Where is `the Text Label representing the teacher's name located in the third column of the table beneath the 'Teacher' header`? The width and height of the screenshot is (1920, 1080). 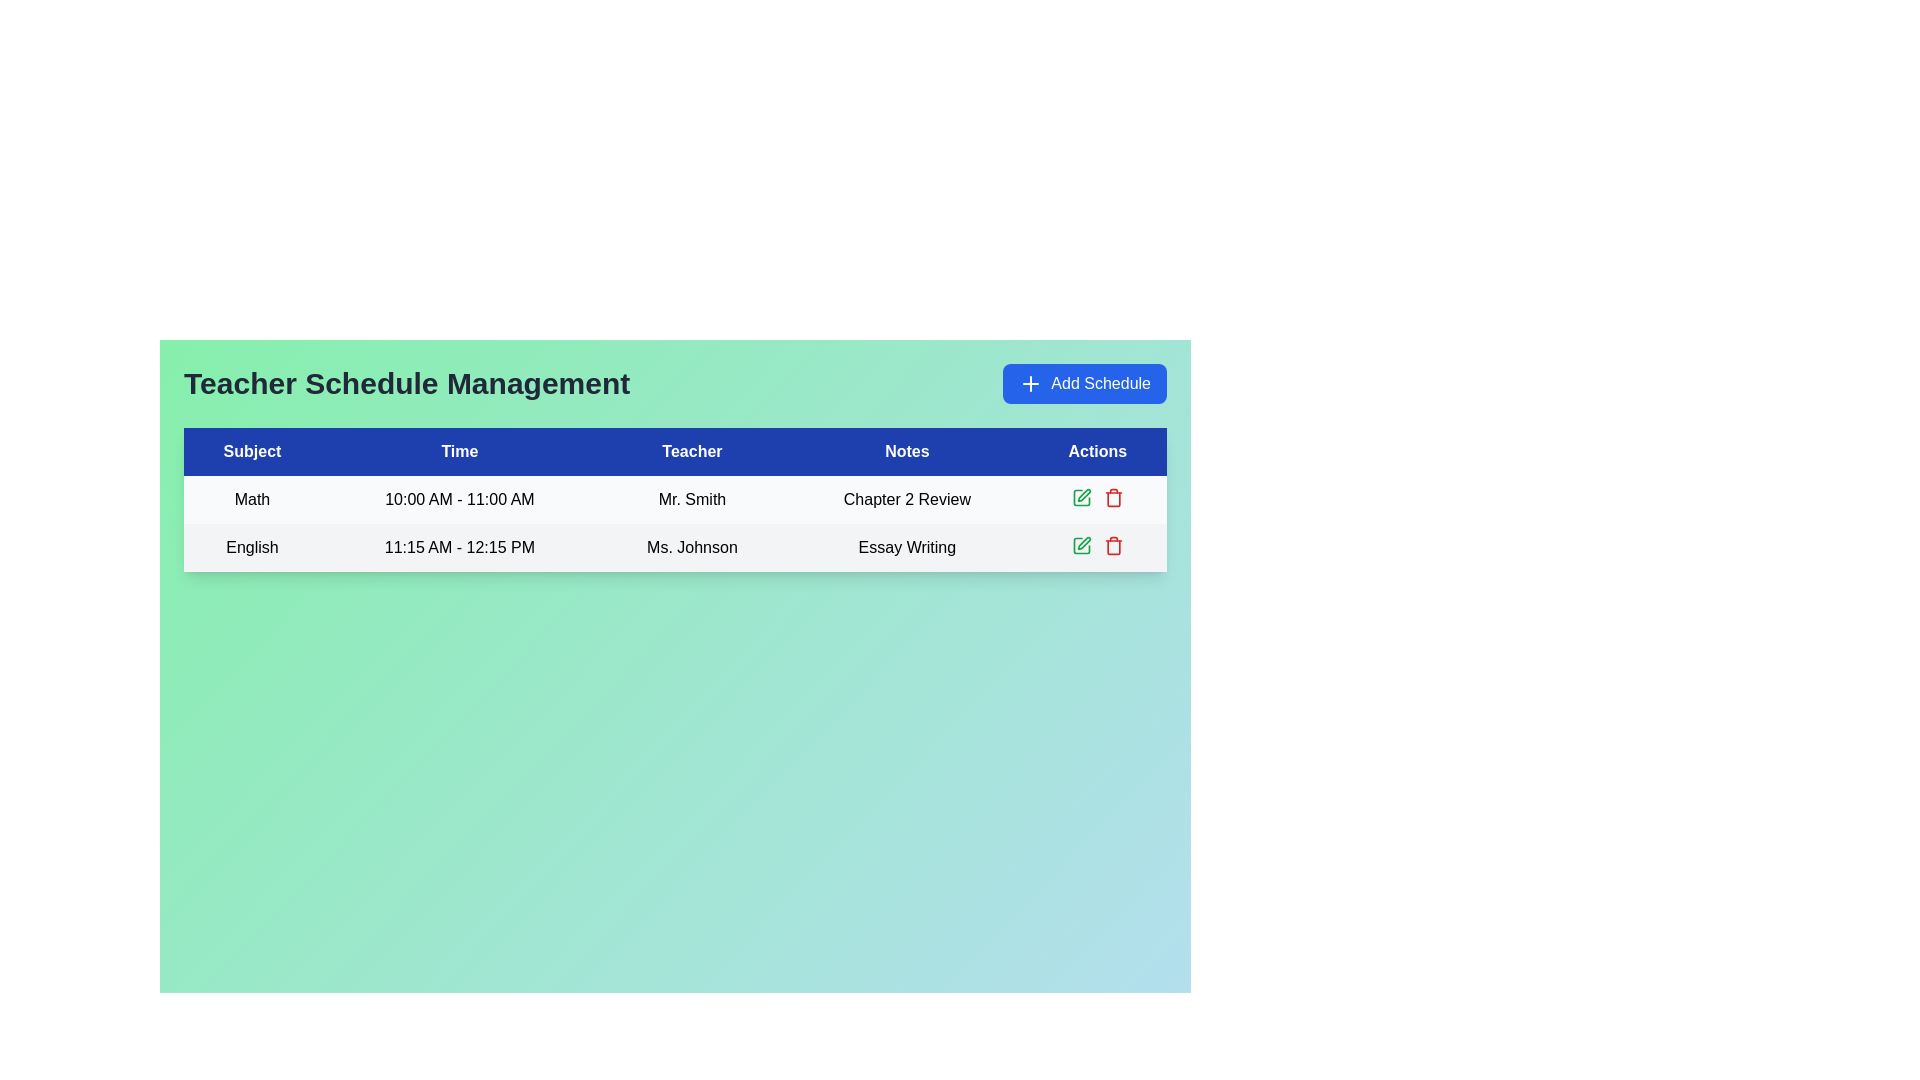 the Text Label representing the teacher's name located in the third column of the table beneath the 'Teacher' header is located at coordinates (692, 499).